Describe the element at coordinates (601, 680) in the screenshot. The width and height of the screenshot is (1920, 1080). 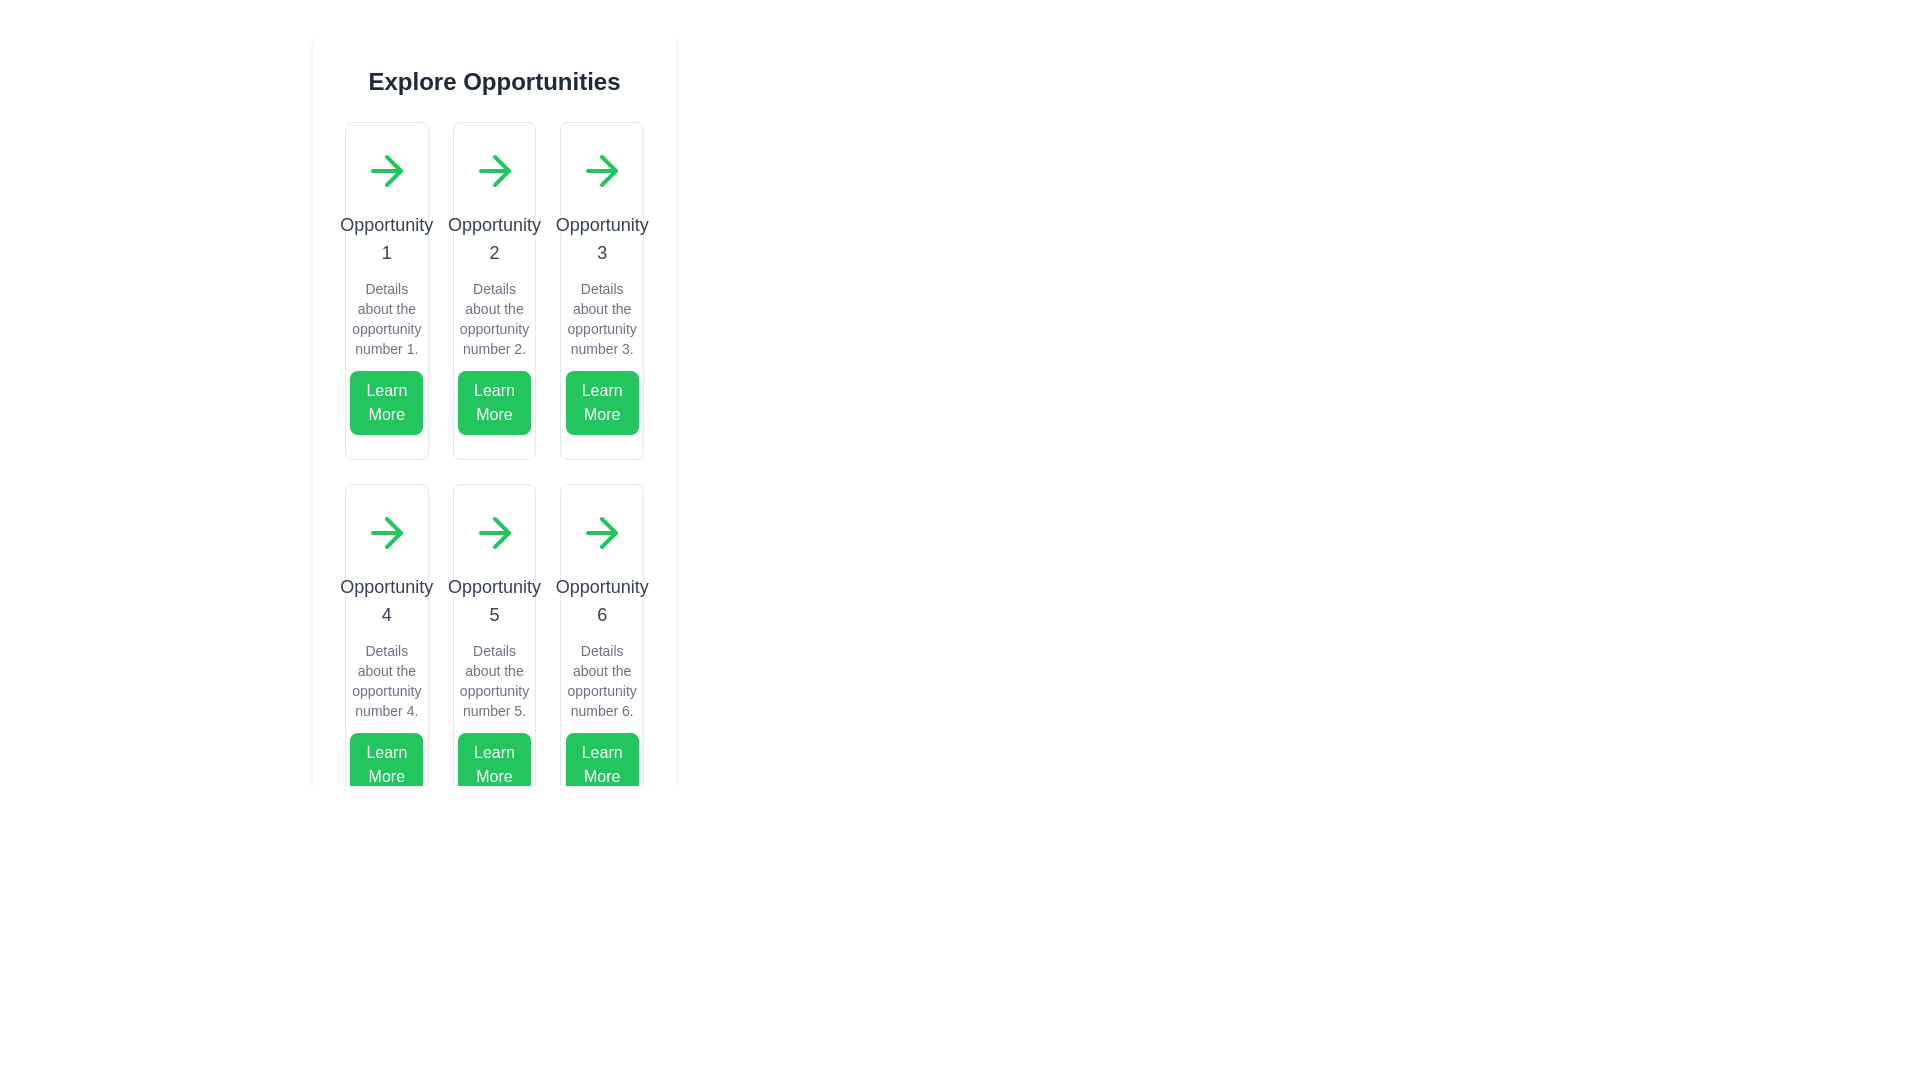
I see `text label that provides additional details for the opportunity titled 'Opportunity 6', which is positioned between the title and the 'Learn More' button in the second row, third column of the grid layout` at that location.